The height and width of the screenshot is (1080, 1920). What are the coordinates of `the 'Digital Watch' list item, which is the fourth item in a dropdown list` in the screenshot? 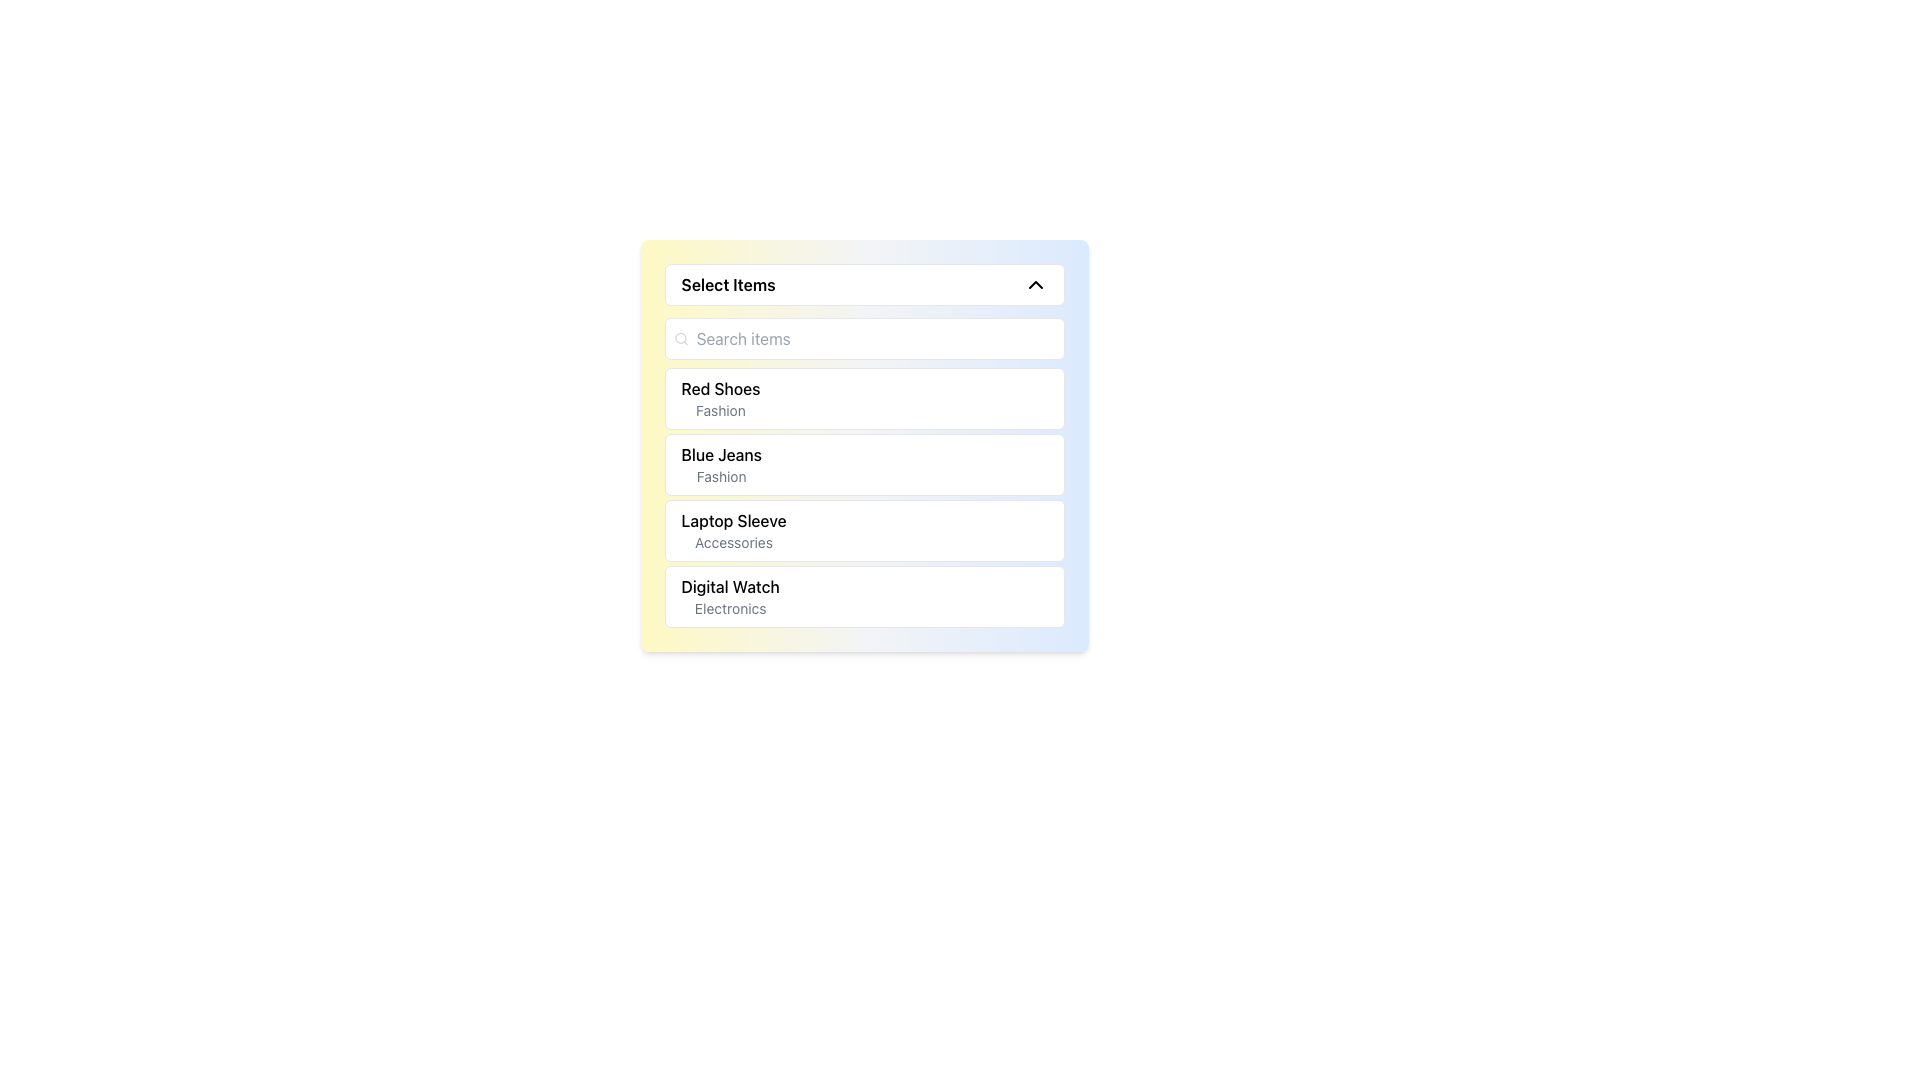 It's located at (864, 596).